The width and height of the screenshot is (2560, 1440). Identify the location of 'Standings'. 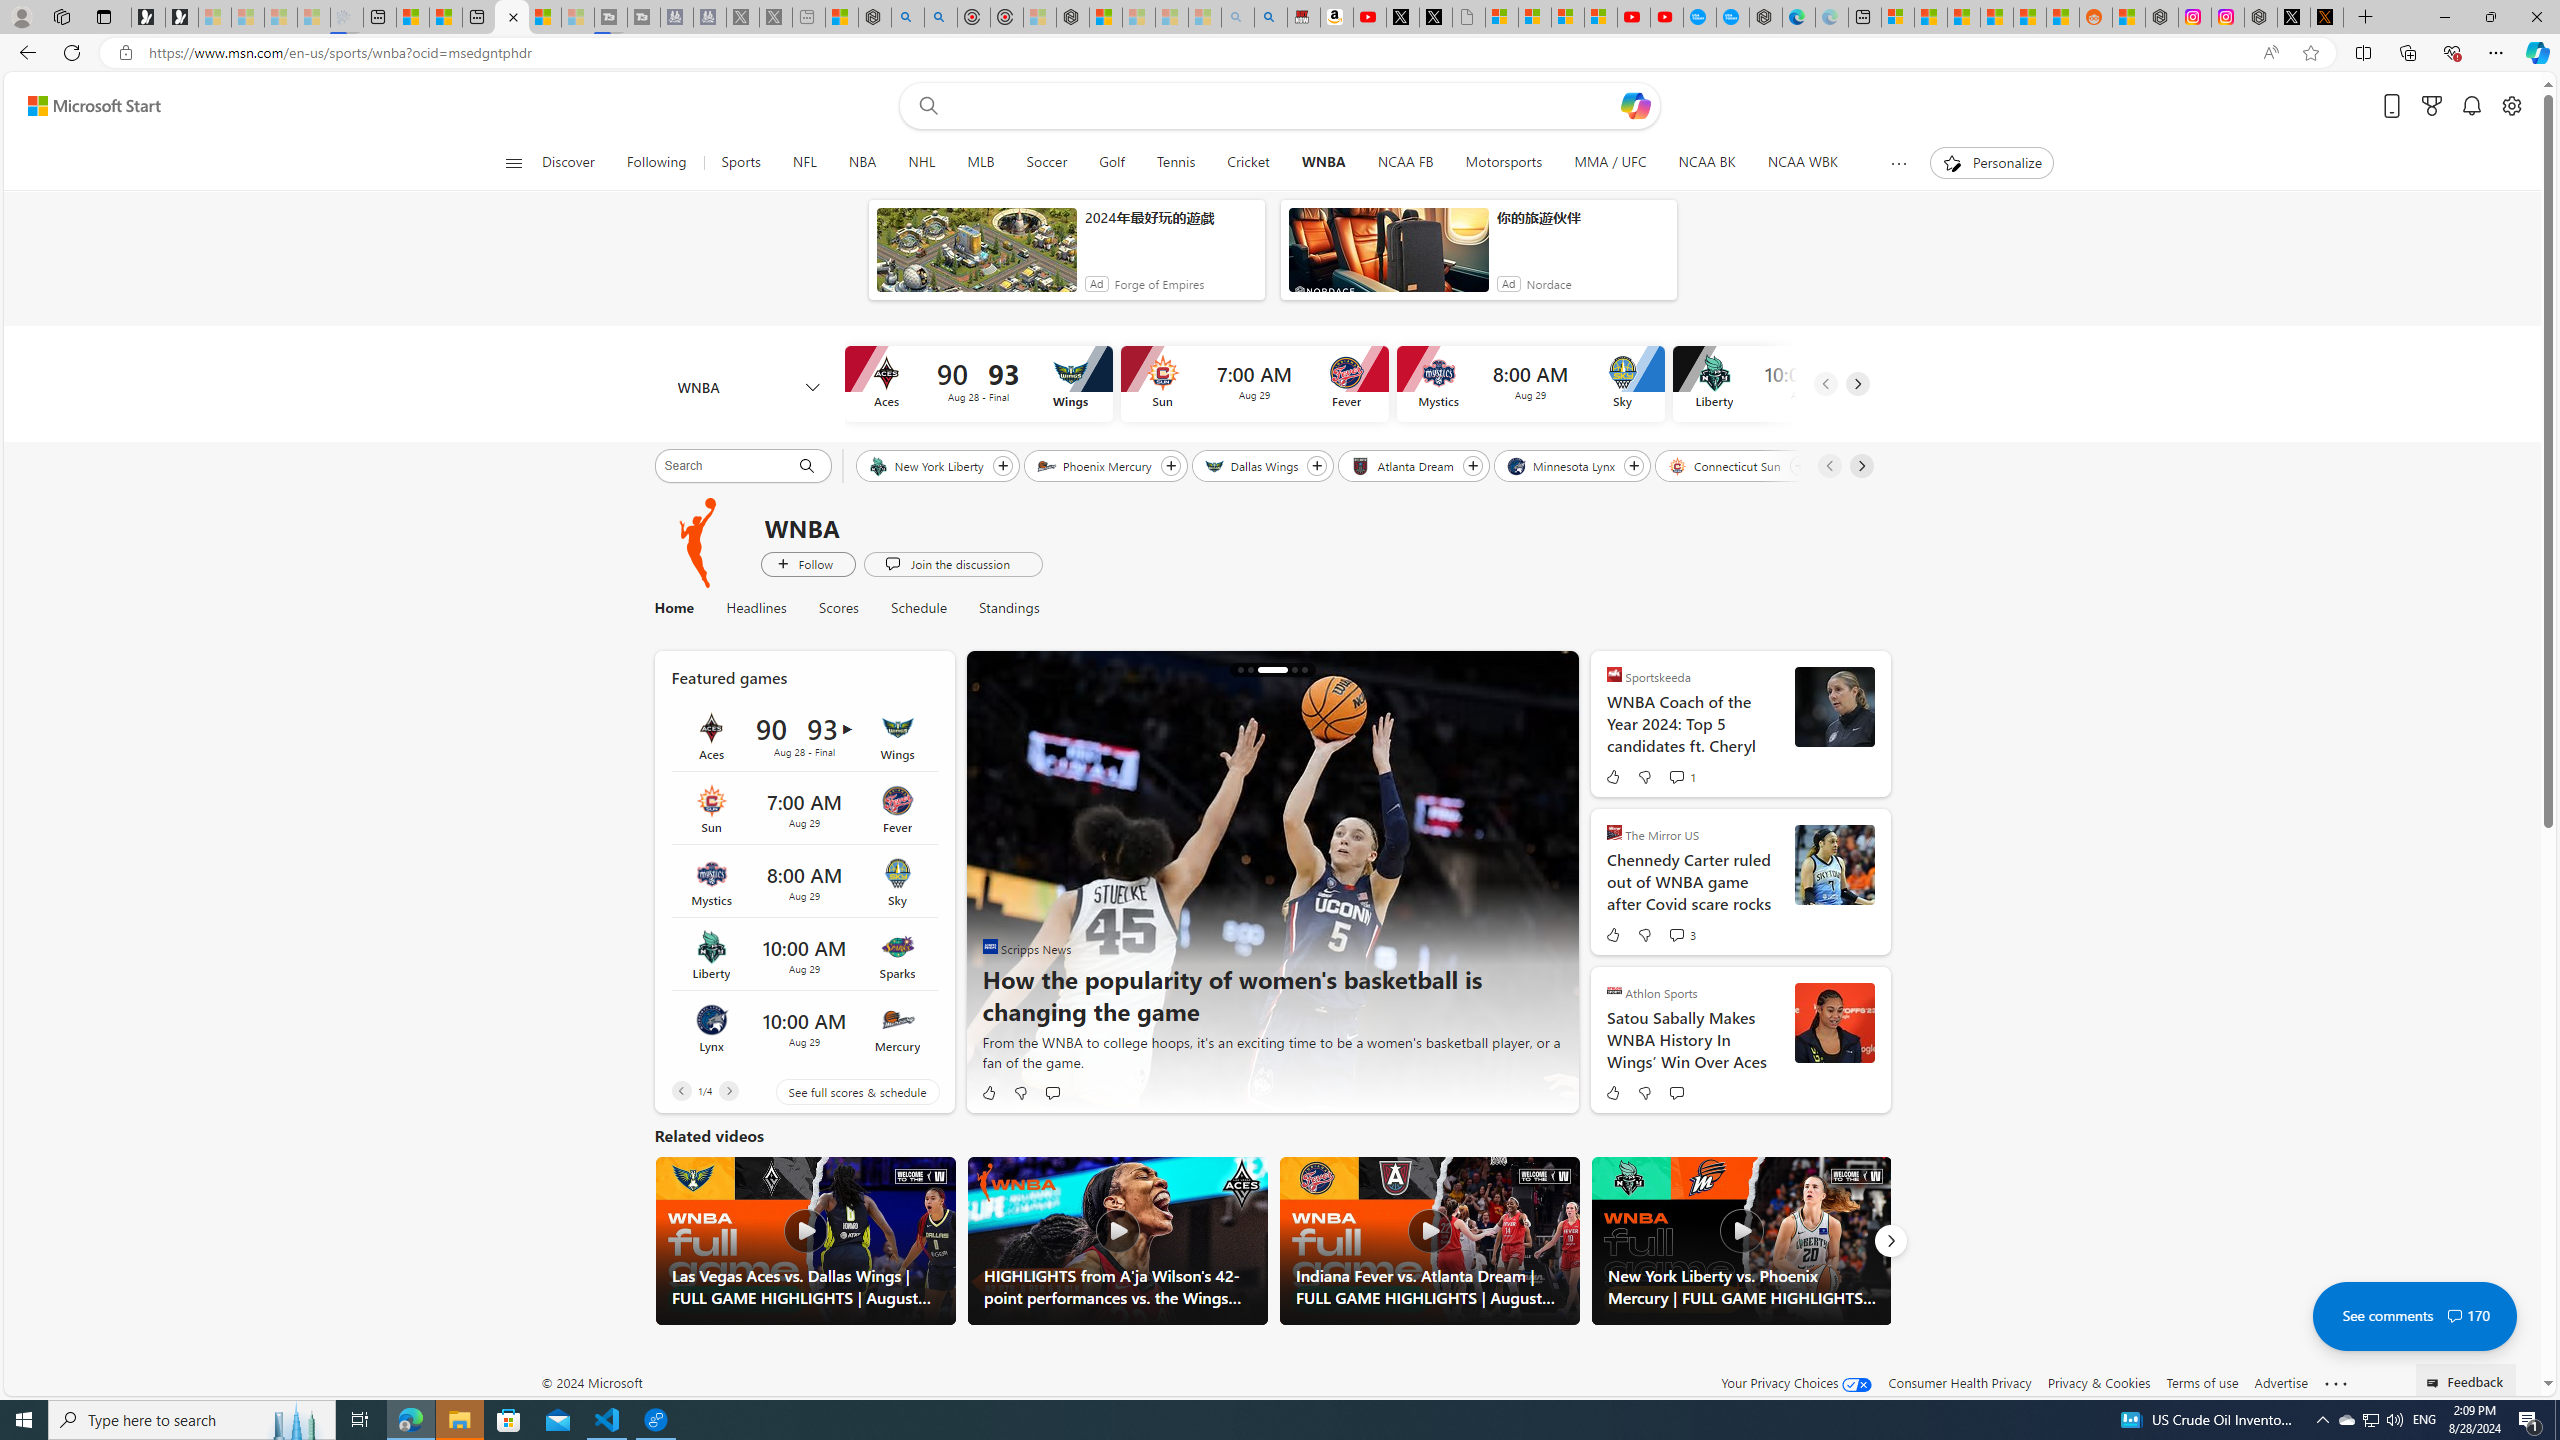
(999, 608).